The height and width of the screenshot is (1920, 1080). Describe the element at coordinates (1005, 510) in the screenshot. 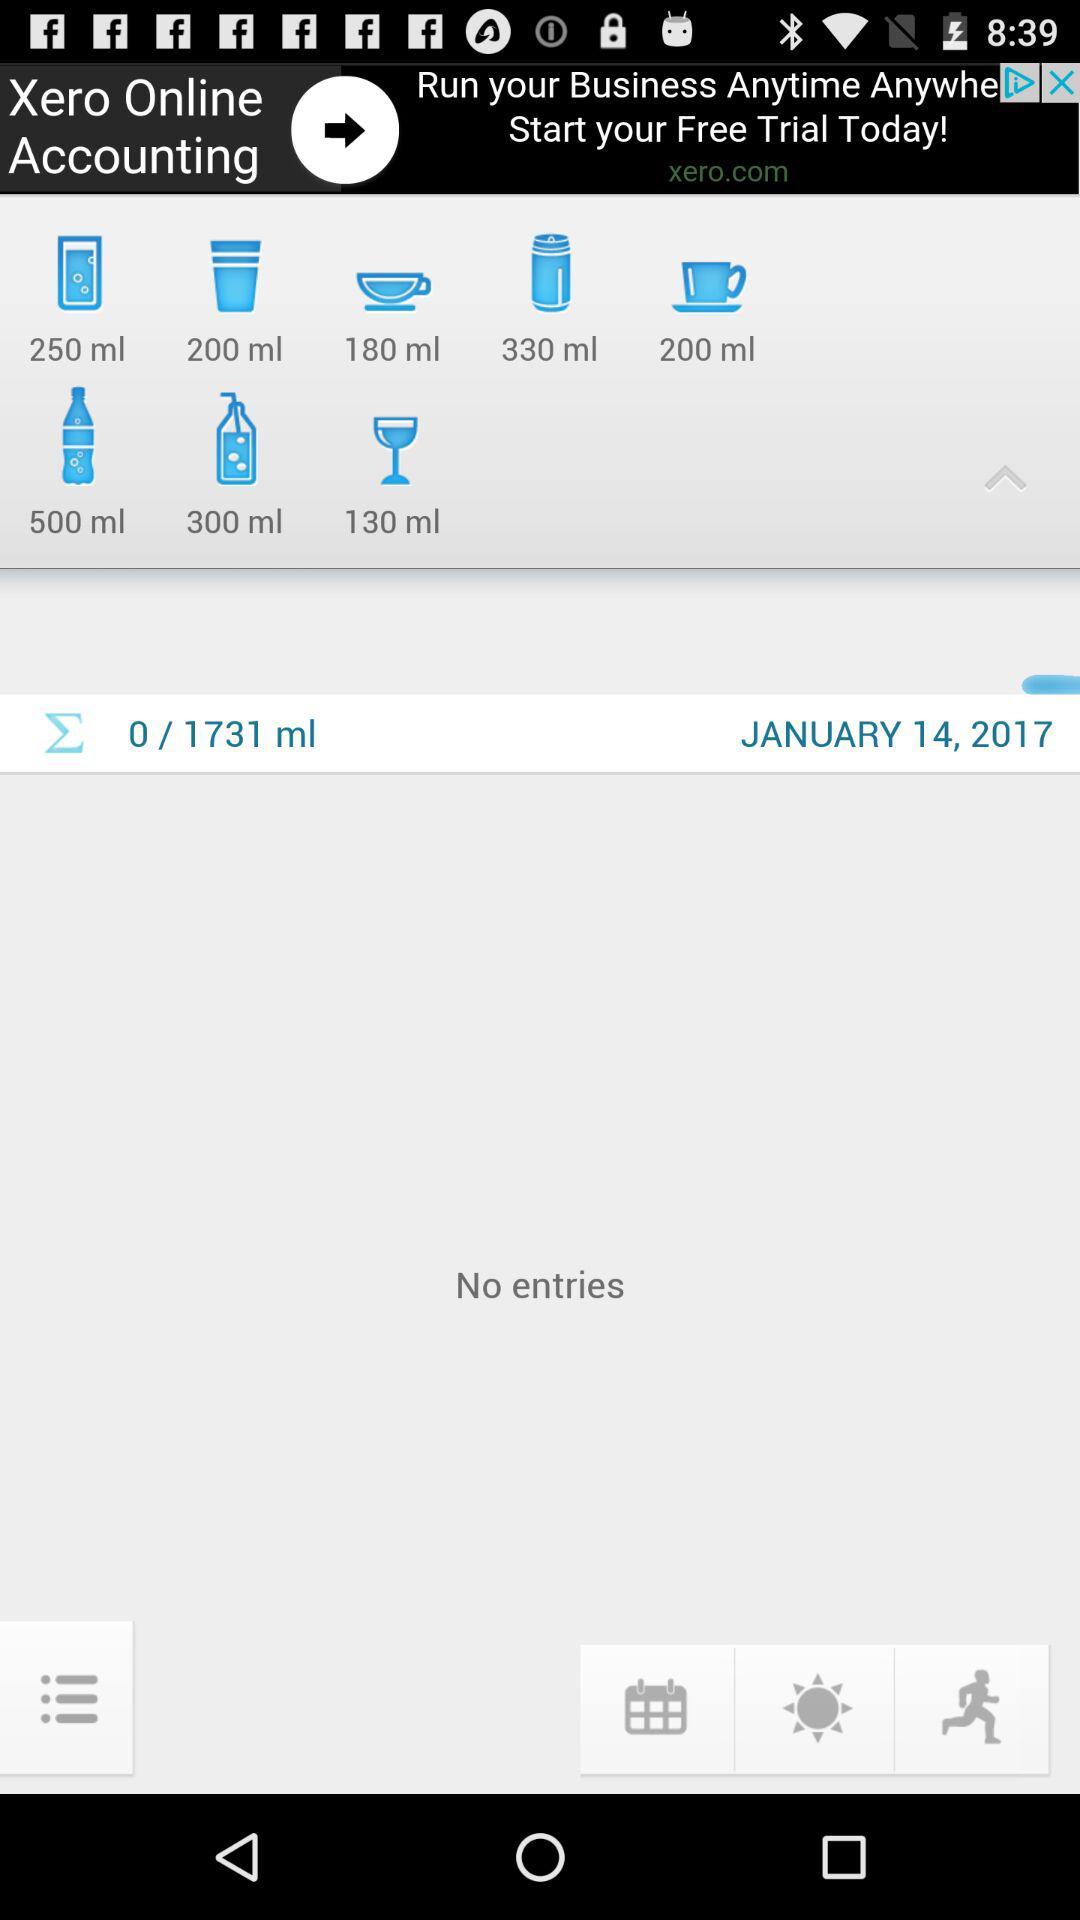

I see `the expand_less icon` at that location.